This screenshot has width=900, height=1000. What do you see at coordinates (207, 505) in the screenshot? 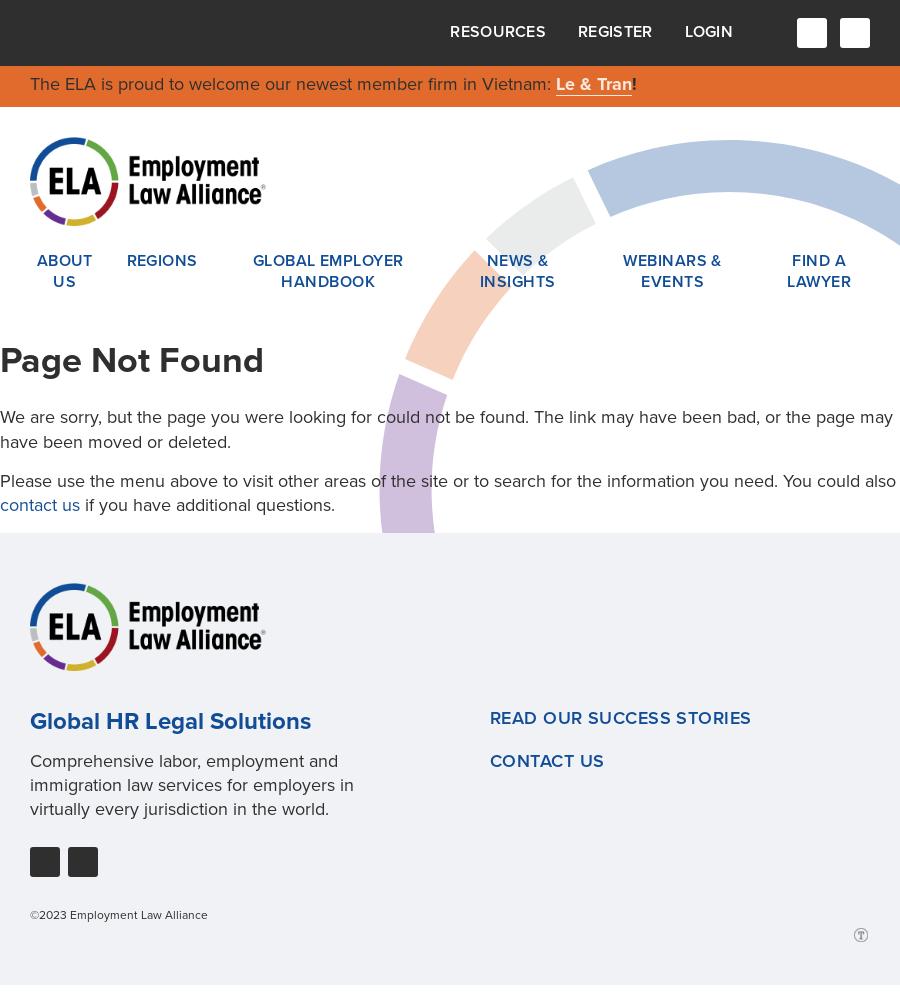
I see `'if you have additional questions.'` at bounding box center [207, 505].